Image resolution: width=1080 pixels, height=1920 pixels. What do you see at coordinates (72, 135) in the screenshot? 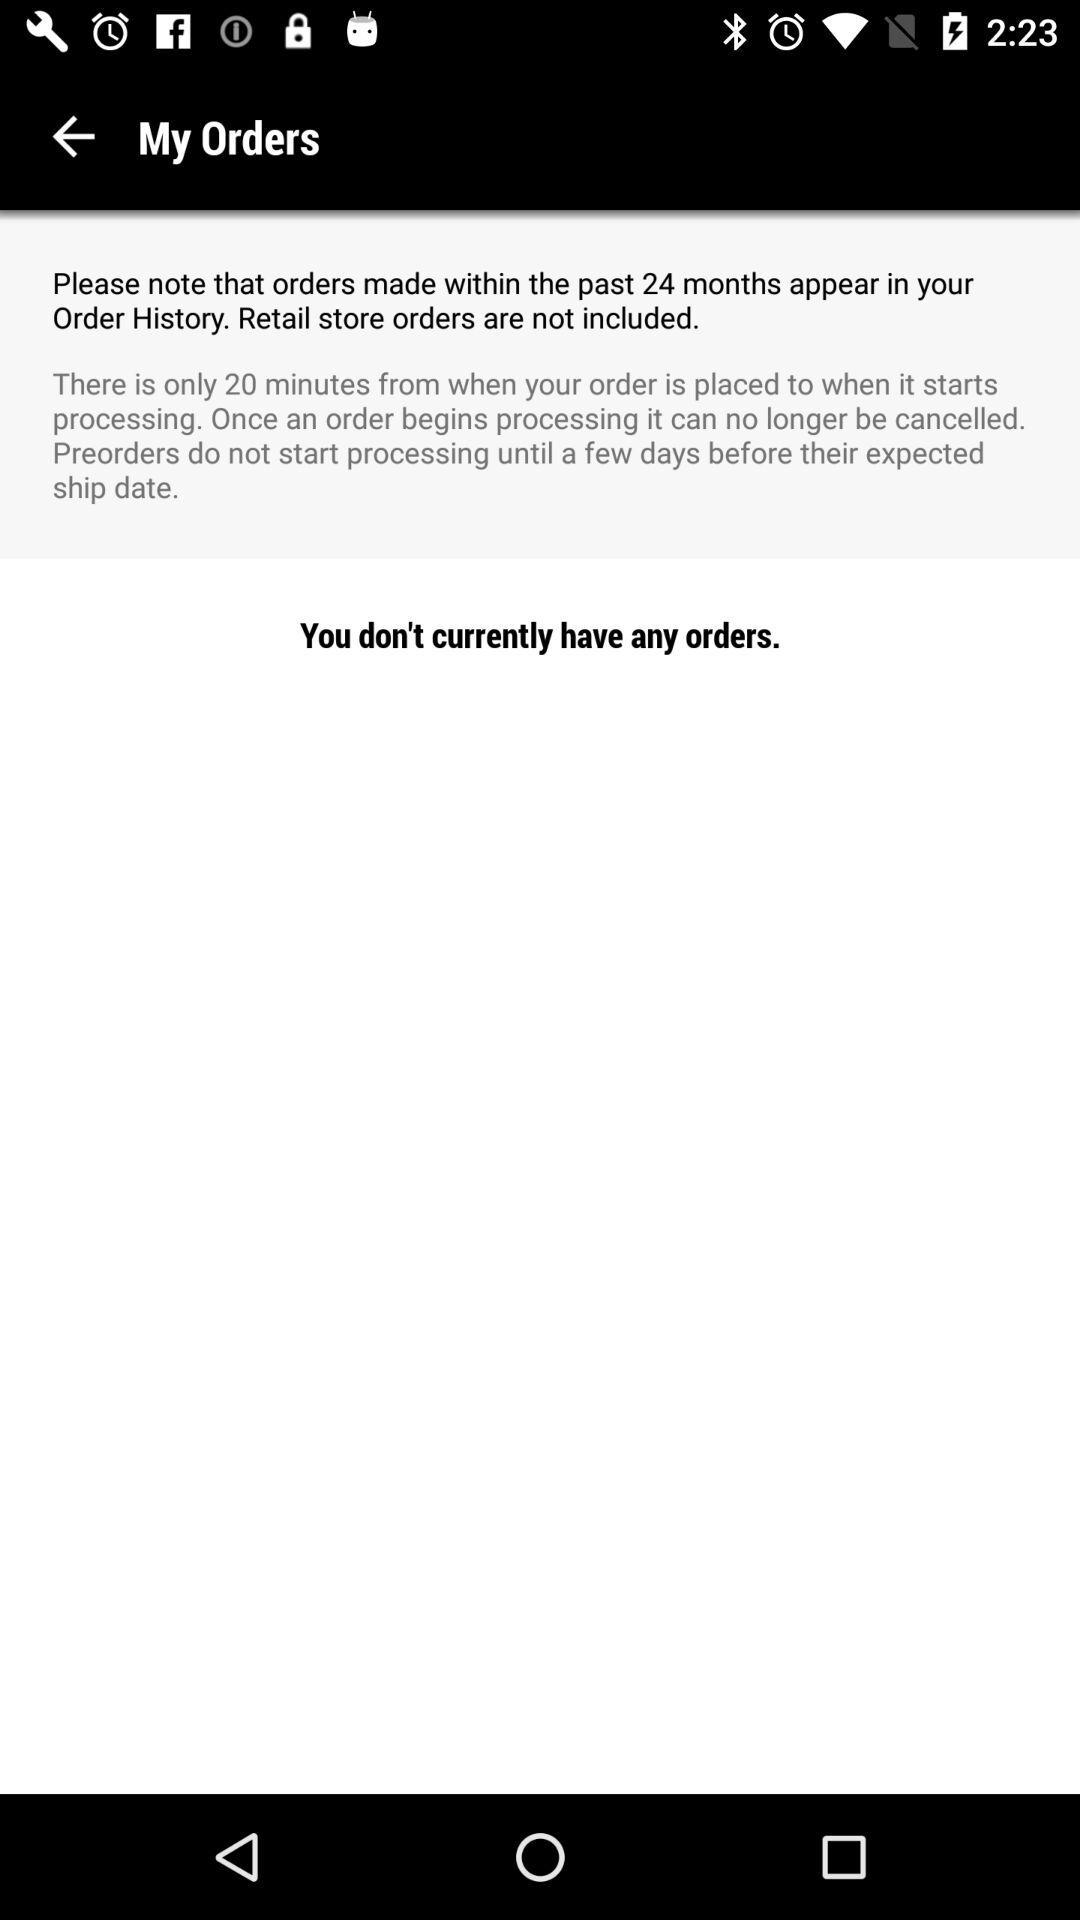
I see `icon next to the my orders item` at bounding box center [72, 135].